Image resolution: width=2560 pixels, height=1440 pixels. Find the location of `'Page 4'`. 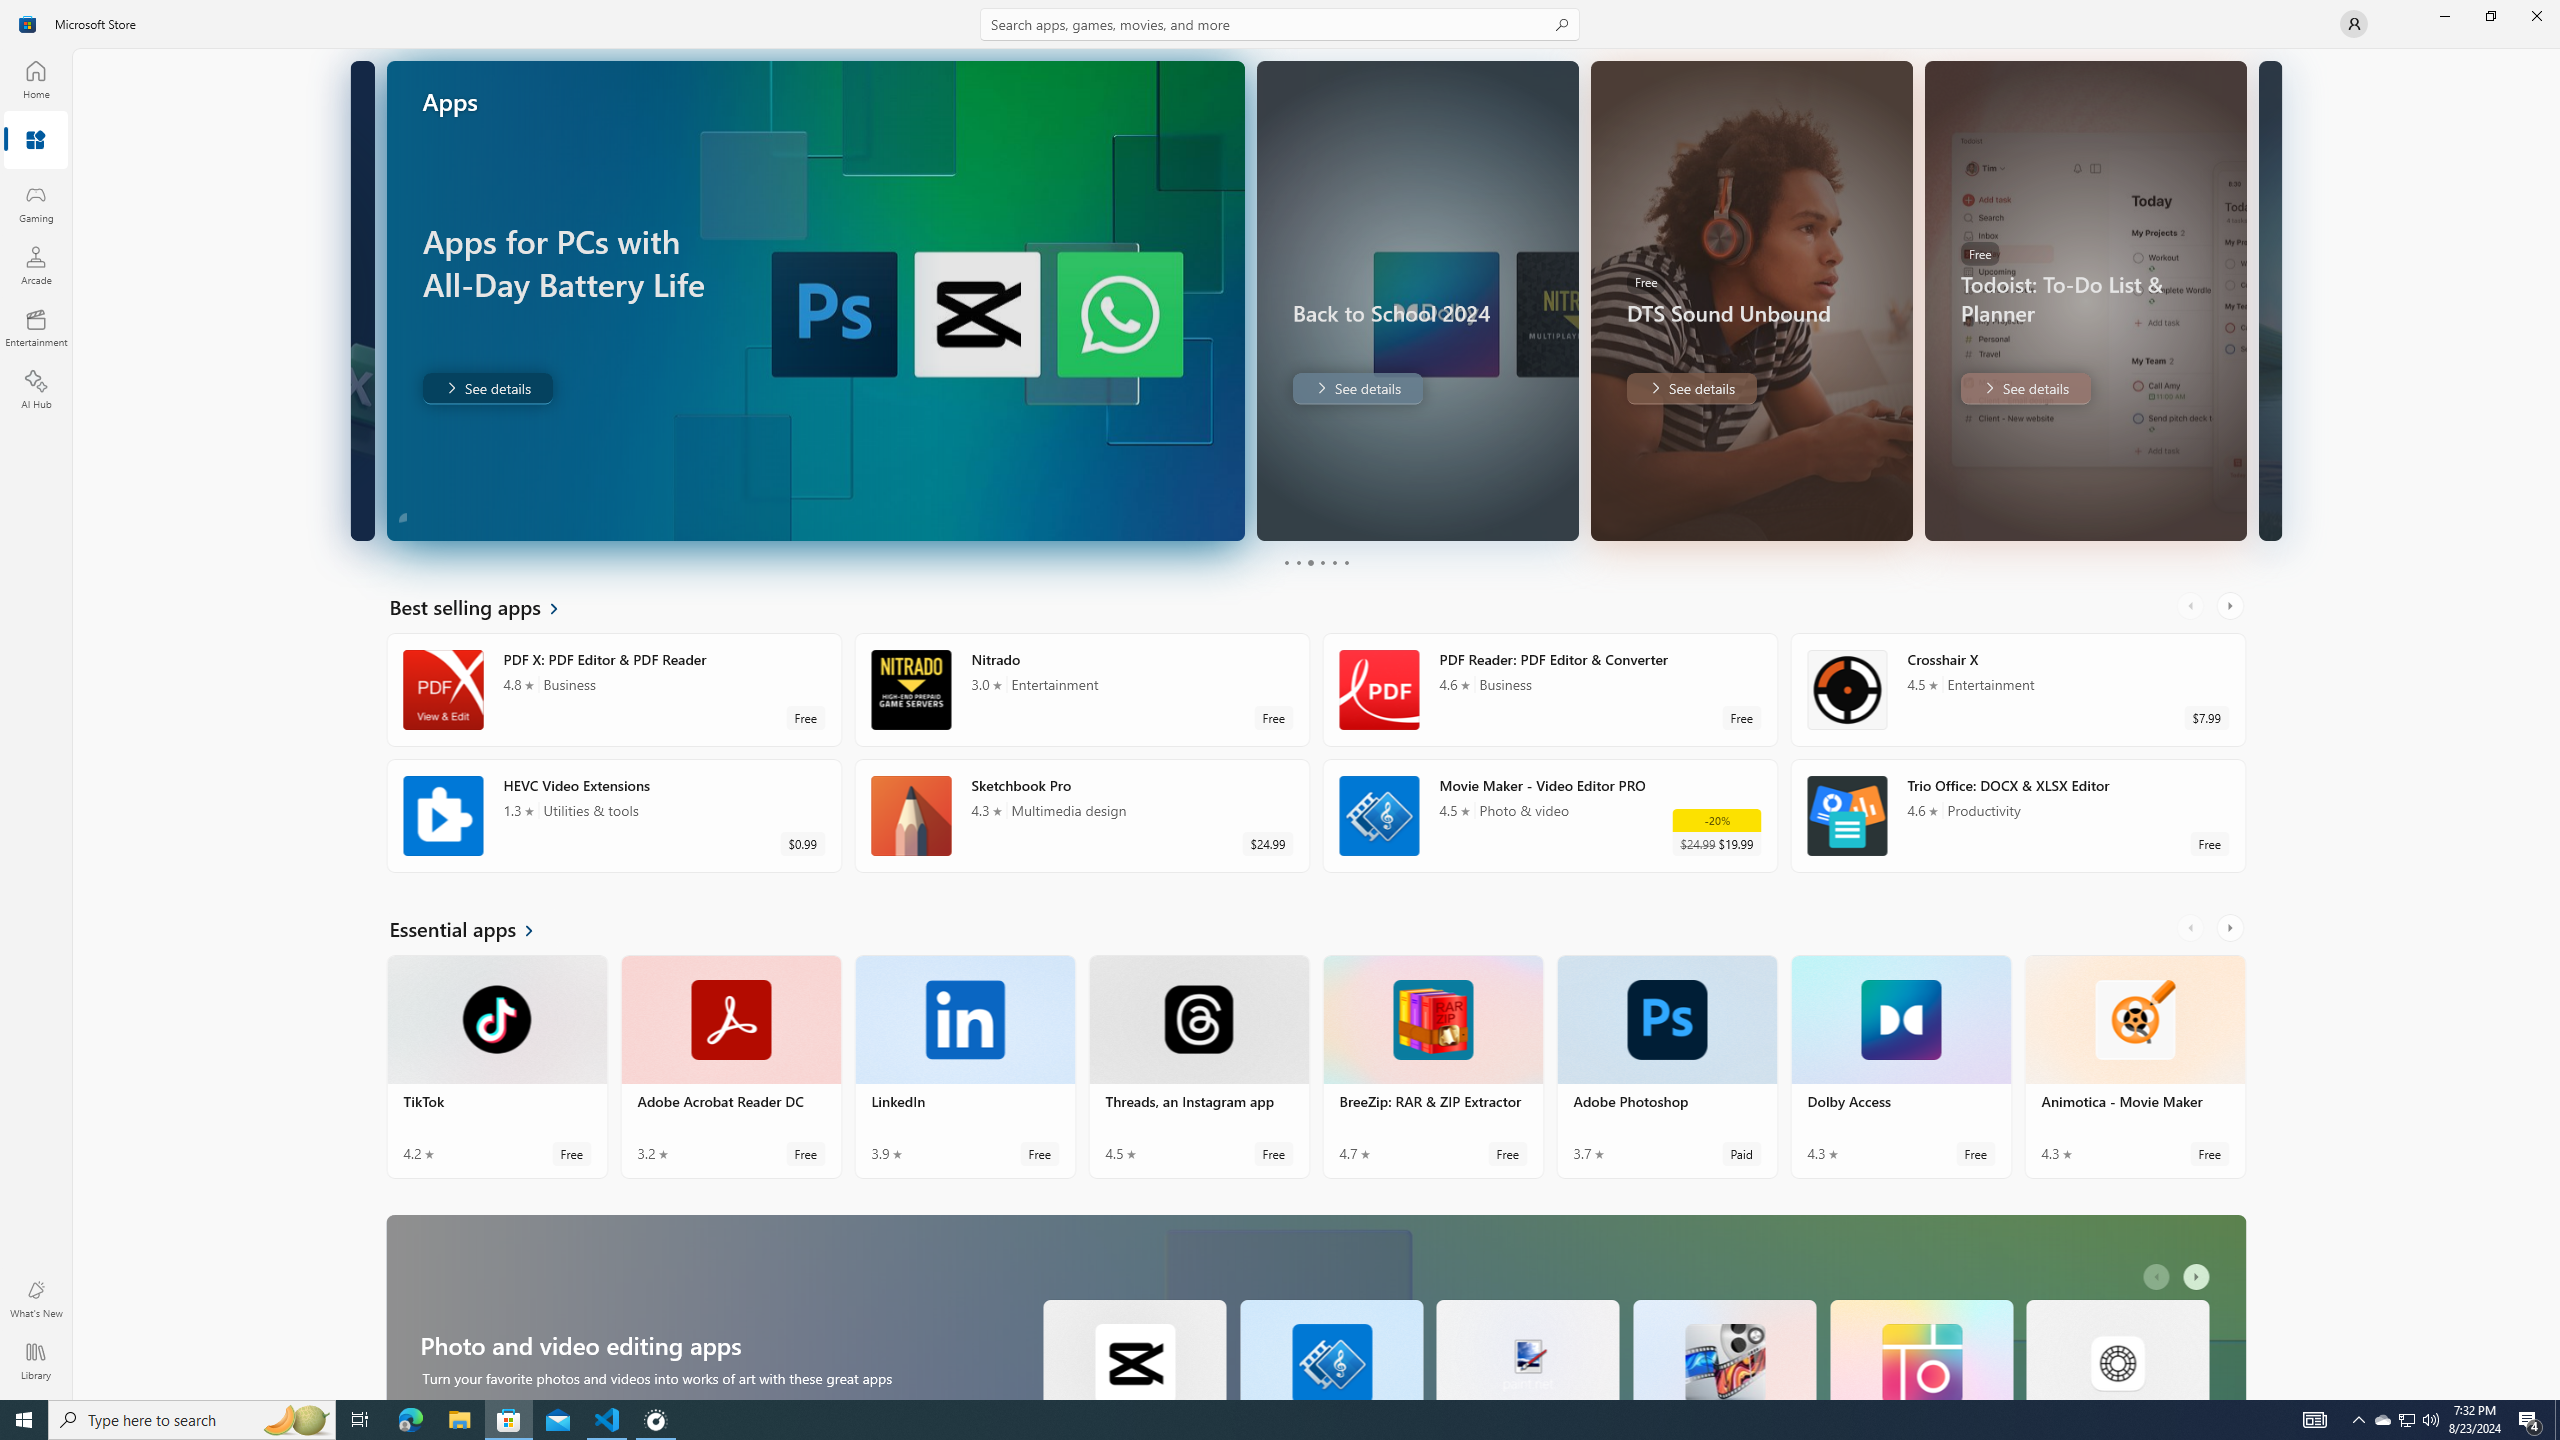

'Page 4' is located at coordinates (1321, 562).